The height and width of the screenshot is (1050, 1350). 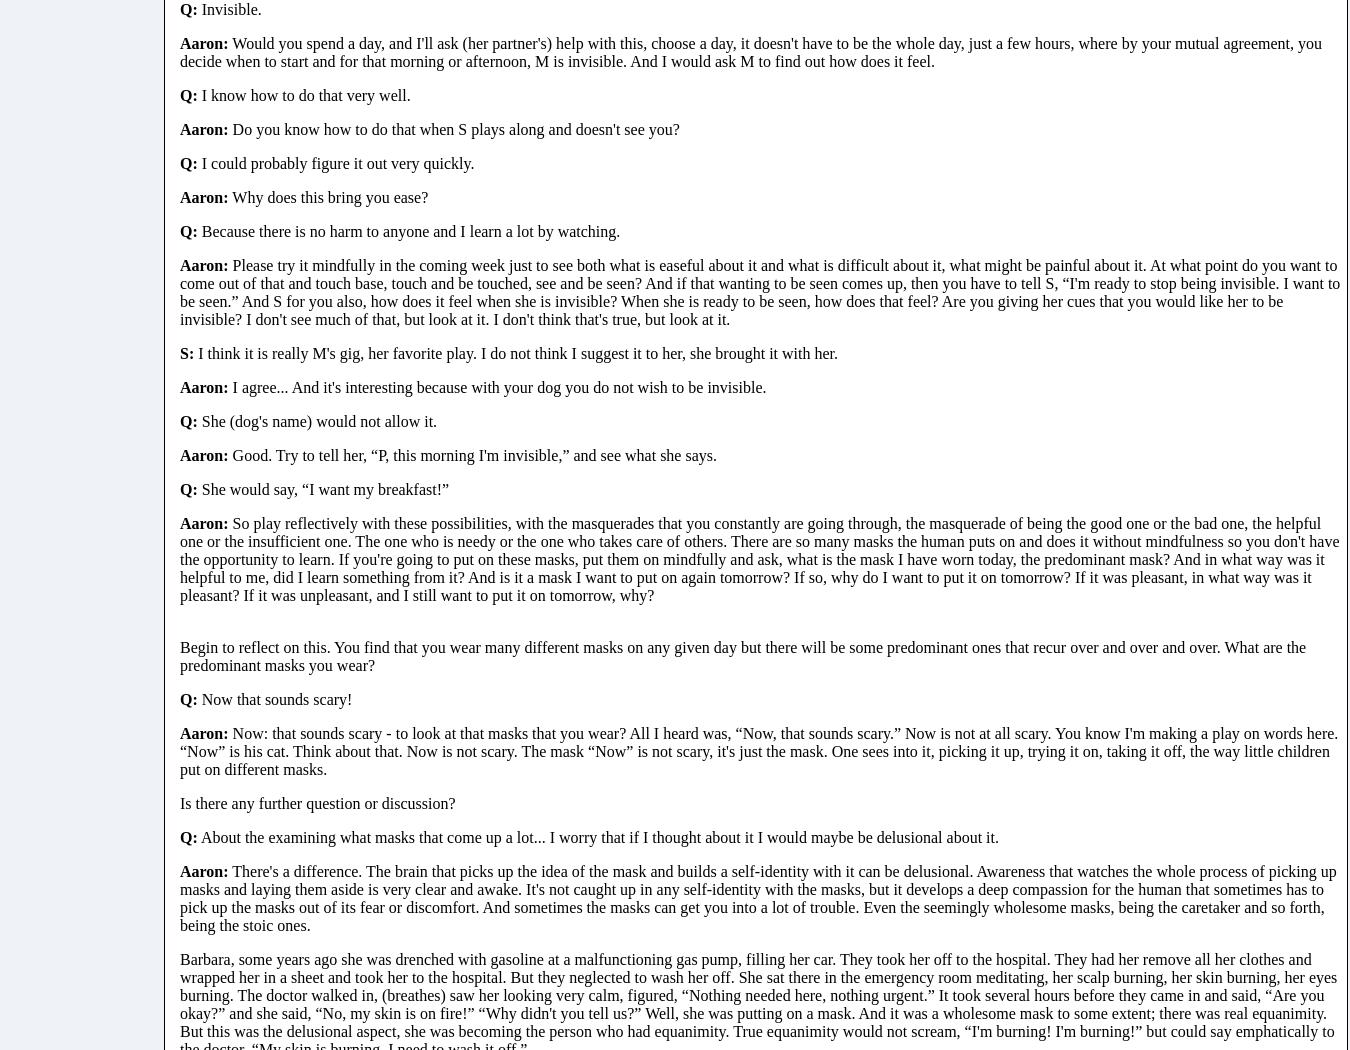 What do you see at coordinates (322, 488) in the screenshot?
I see `'She would say, “I want my breakfast!”'` at bounding box center [322, 488].